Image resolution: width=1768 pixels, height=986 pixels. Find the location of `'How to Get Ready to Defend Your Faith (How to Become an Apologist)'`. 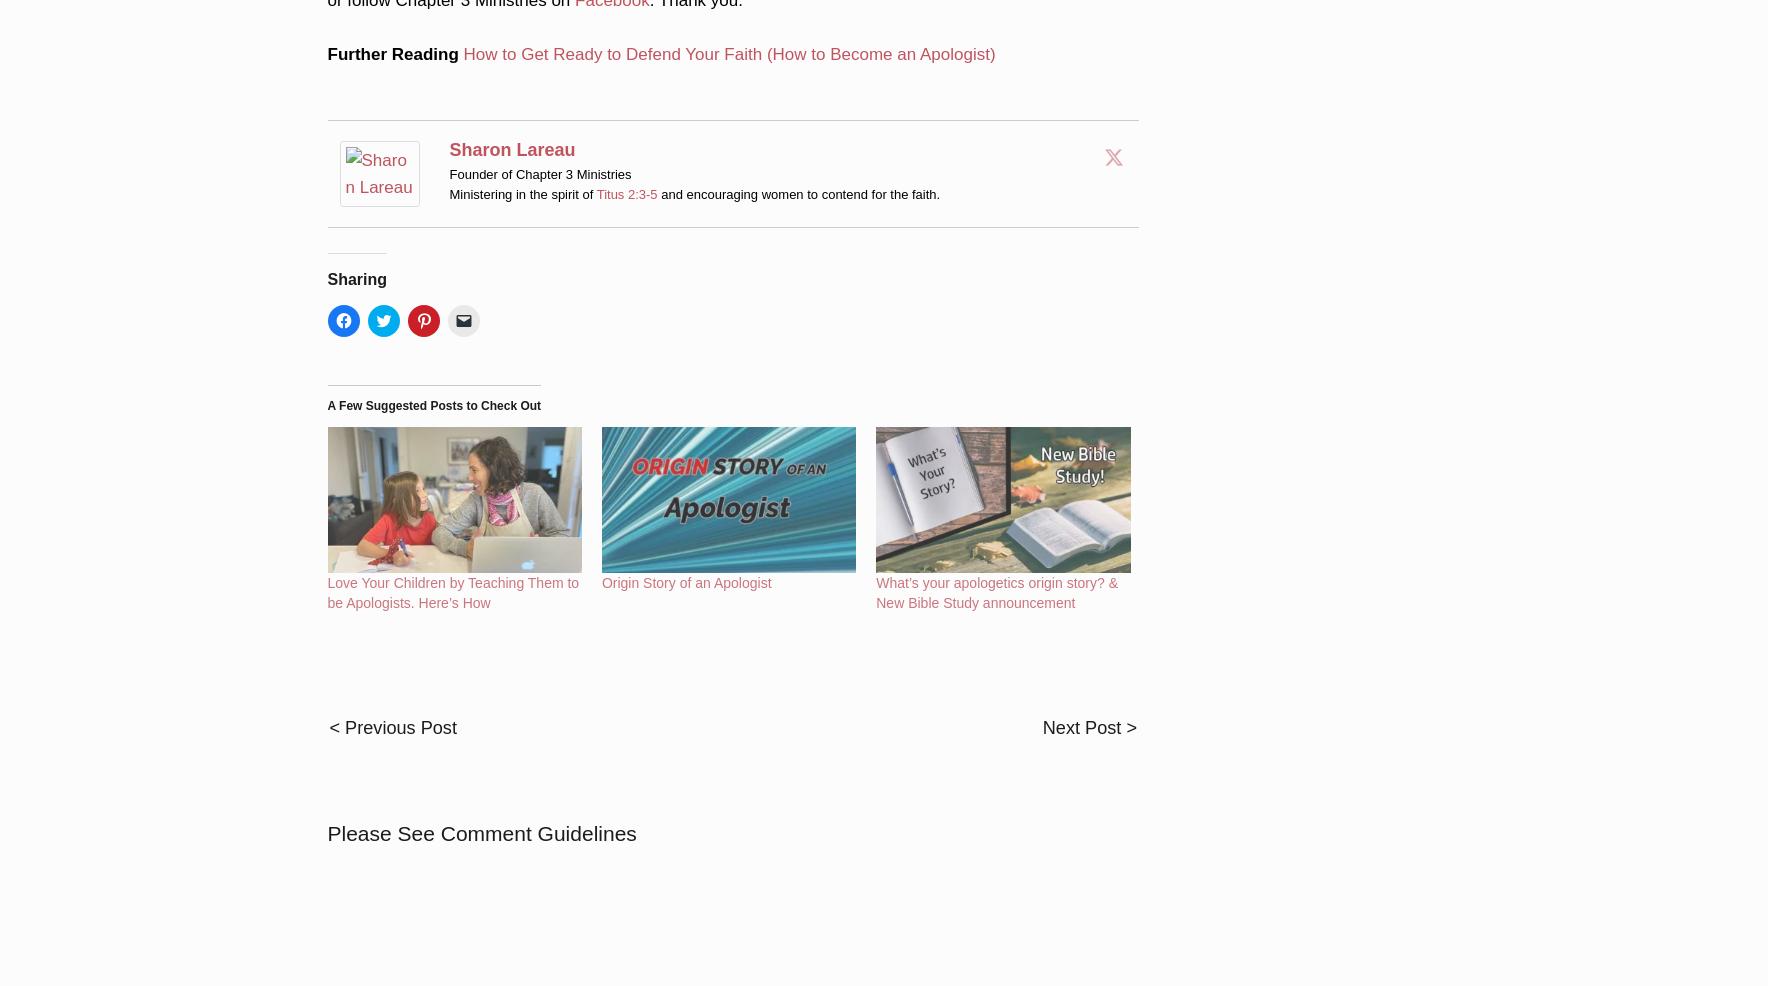

'How to Get Ready to Defend Your Faith (How to Become an Apologist)' is located at coordinates (728, 26).